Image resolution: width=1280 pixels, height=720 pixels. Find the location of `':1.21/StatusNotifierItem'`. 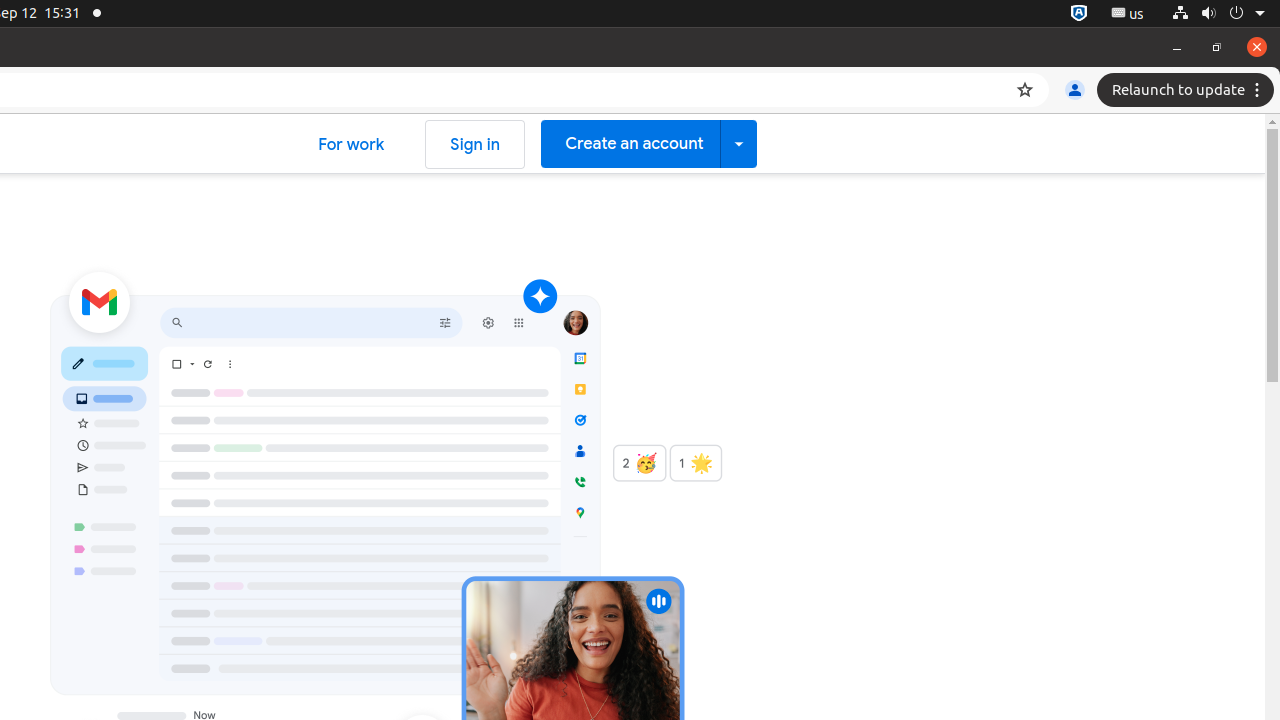

':1.21/StatusNotifierItem' is located at coordinates (1127, 13).